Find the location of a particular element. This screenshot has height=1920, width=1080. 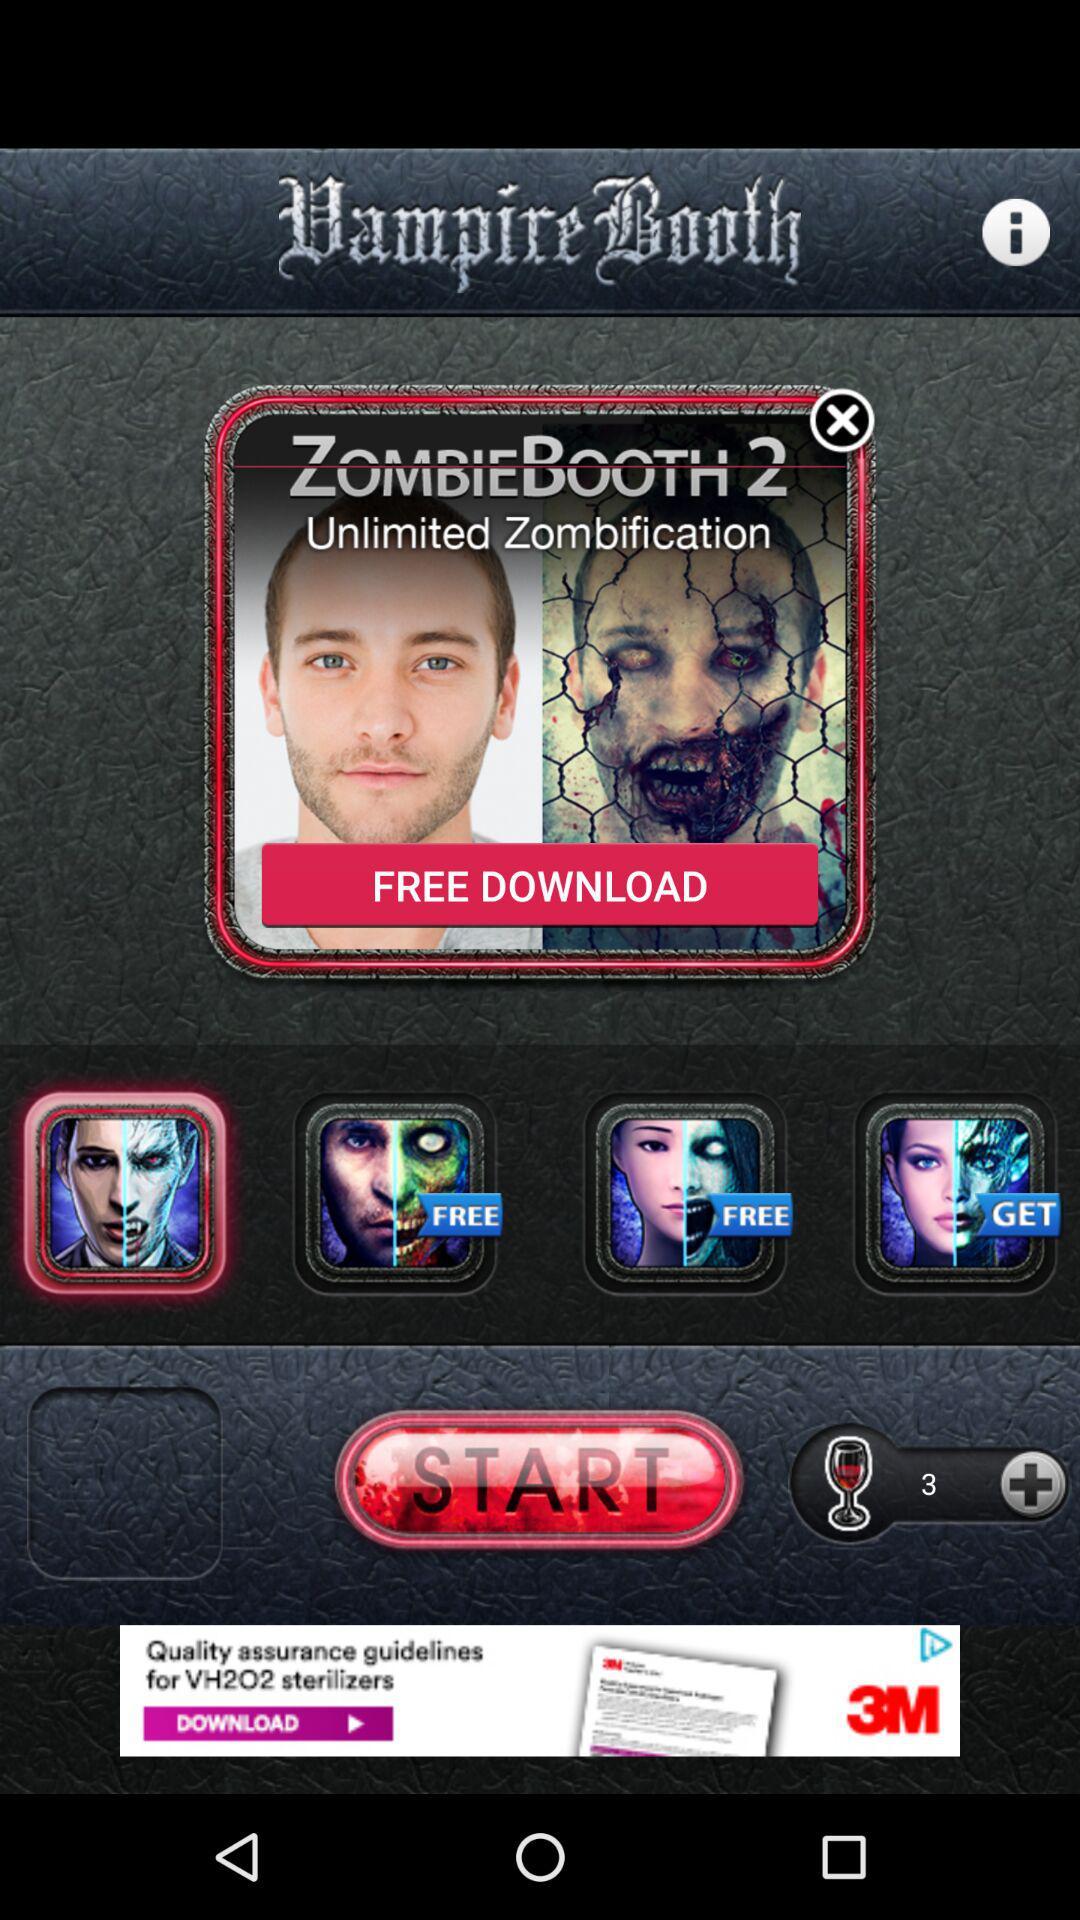

download effect is located at coordinates (684, 1192).